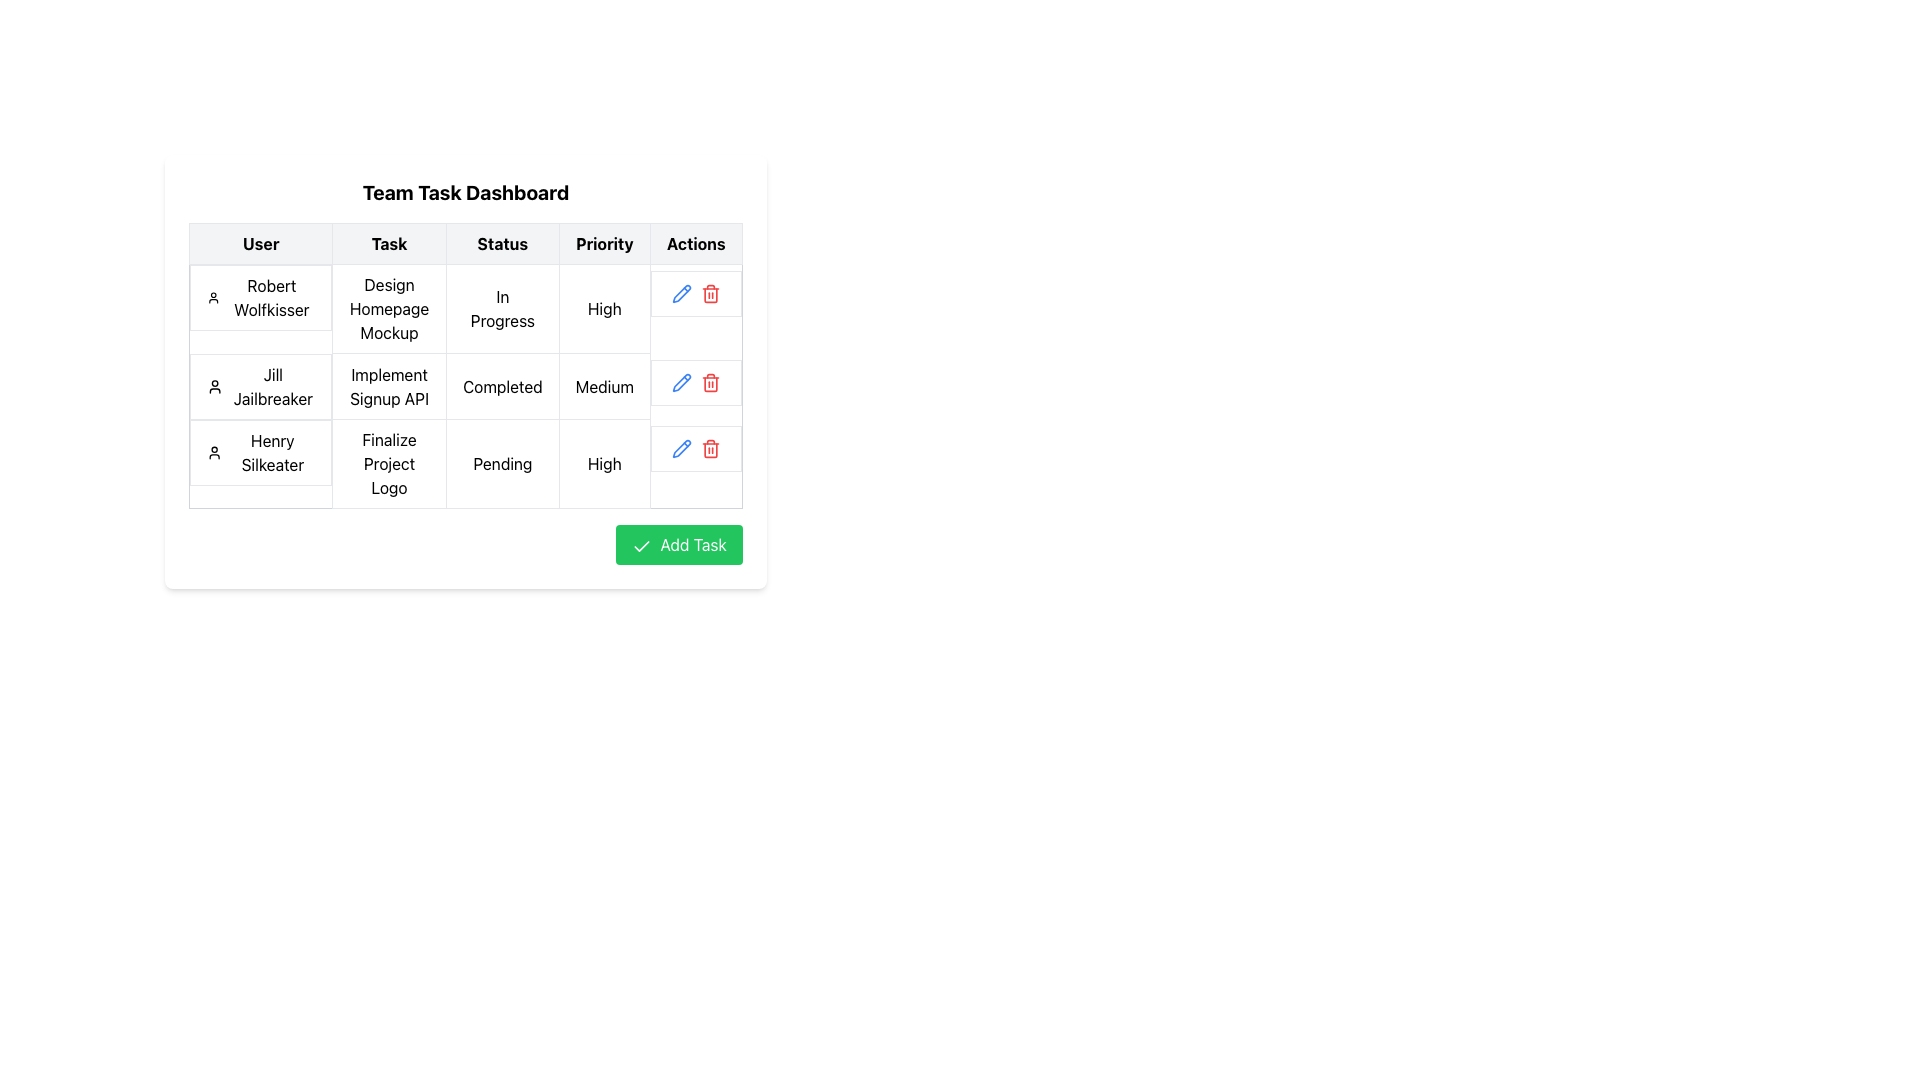  Describe the element at coordinates (464, 366) in the screenshot. I see `the table cell located within the 'Team Task Dashboard' to interact with the data presented for a team member` at that location.